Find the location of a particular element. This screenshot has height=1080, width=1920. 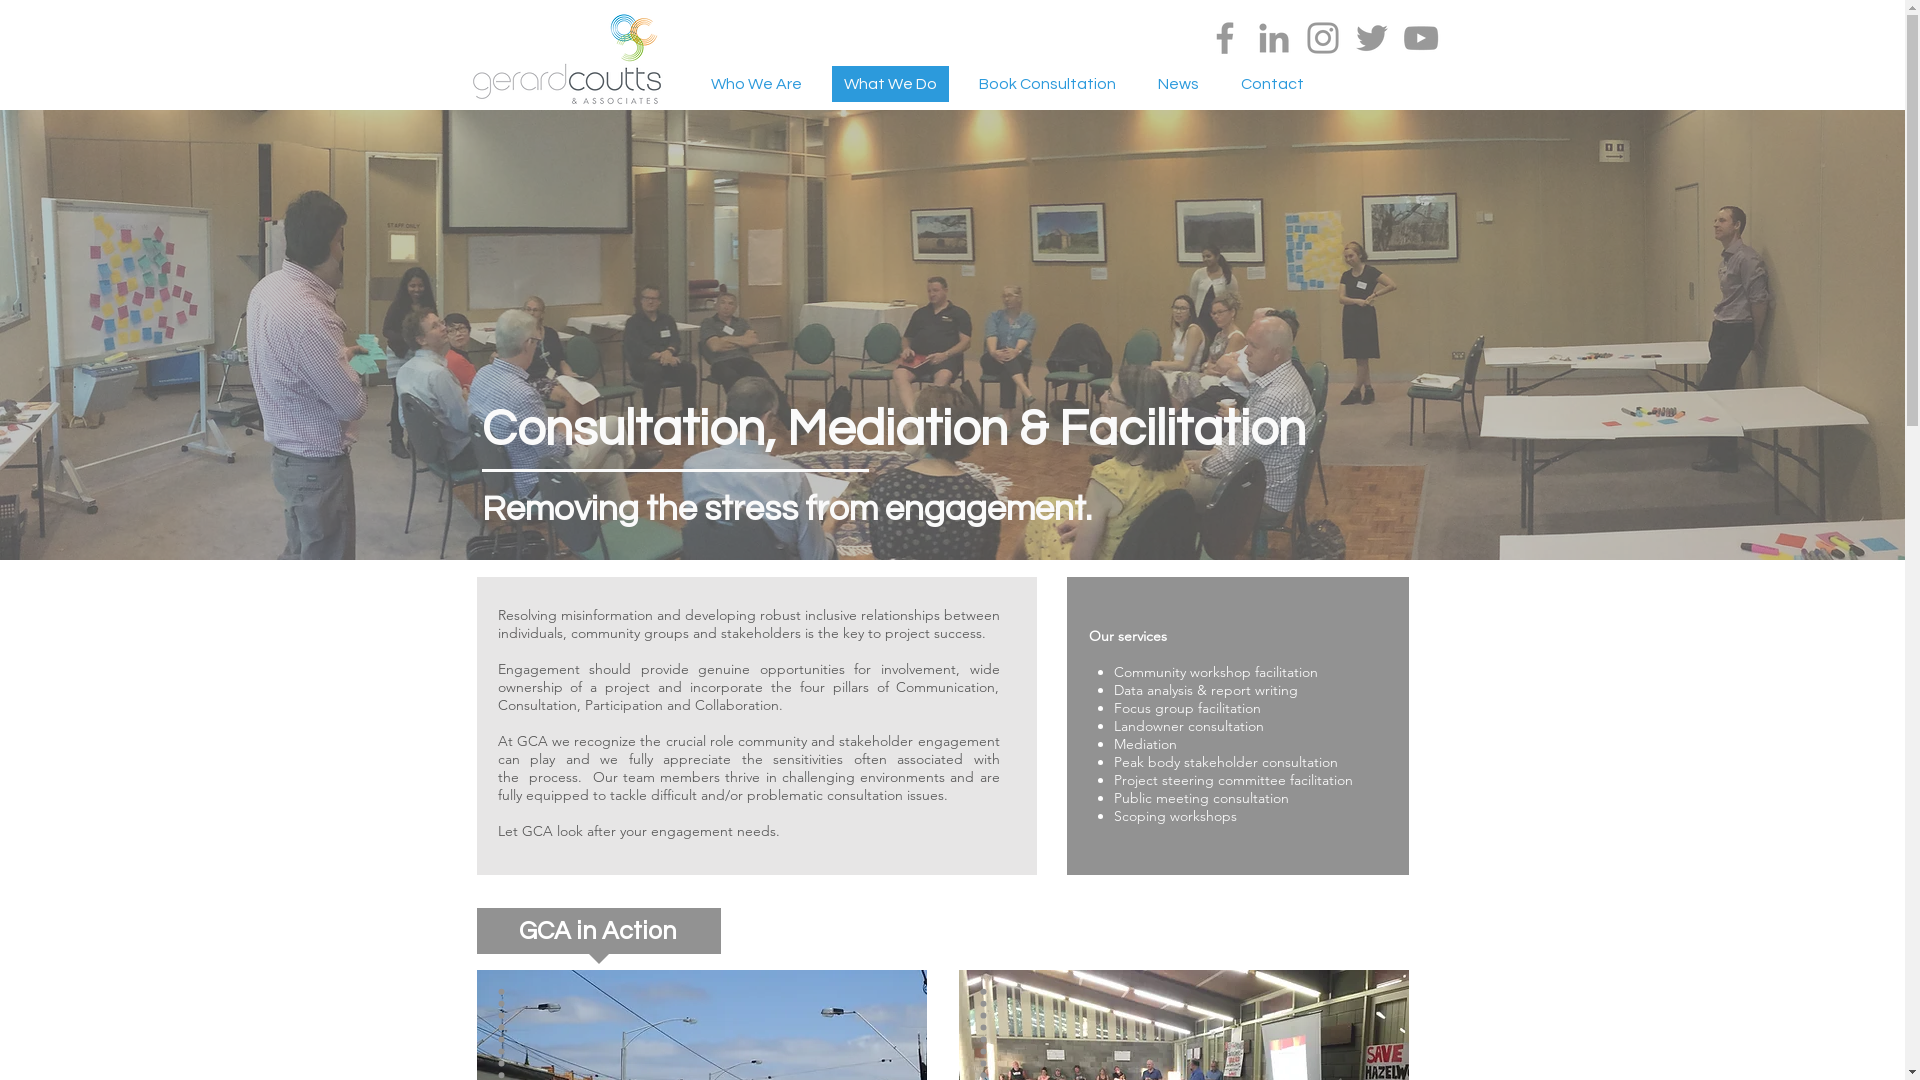

'News' is located at coordinates (1178, 83).